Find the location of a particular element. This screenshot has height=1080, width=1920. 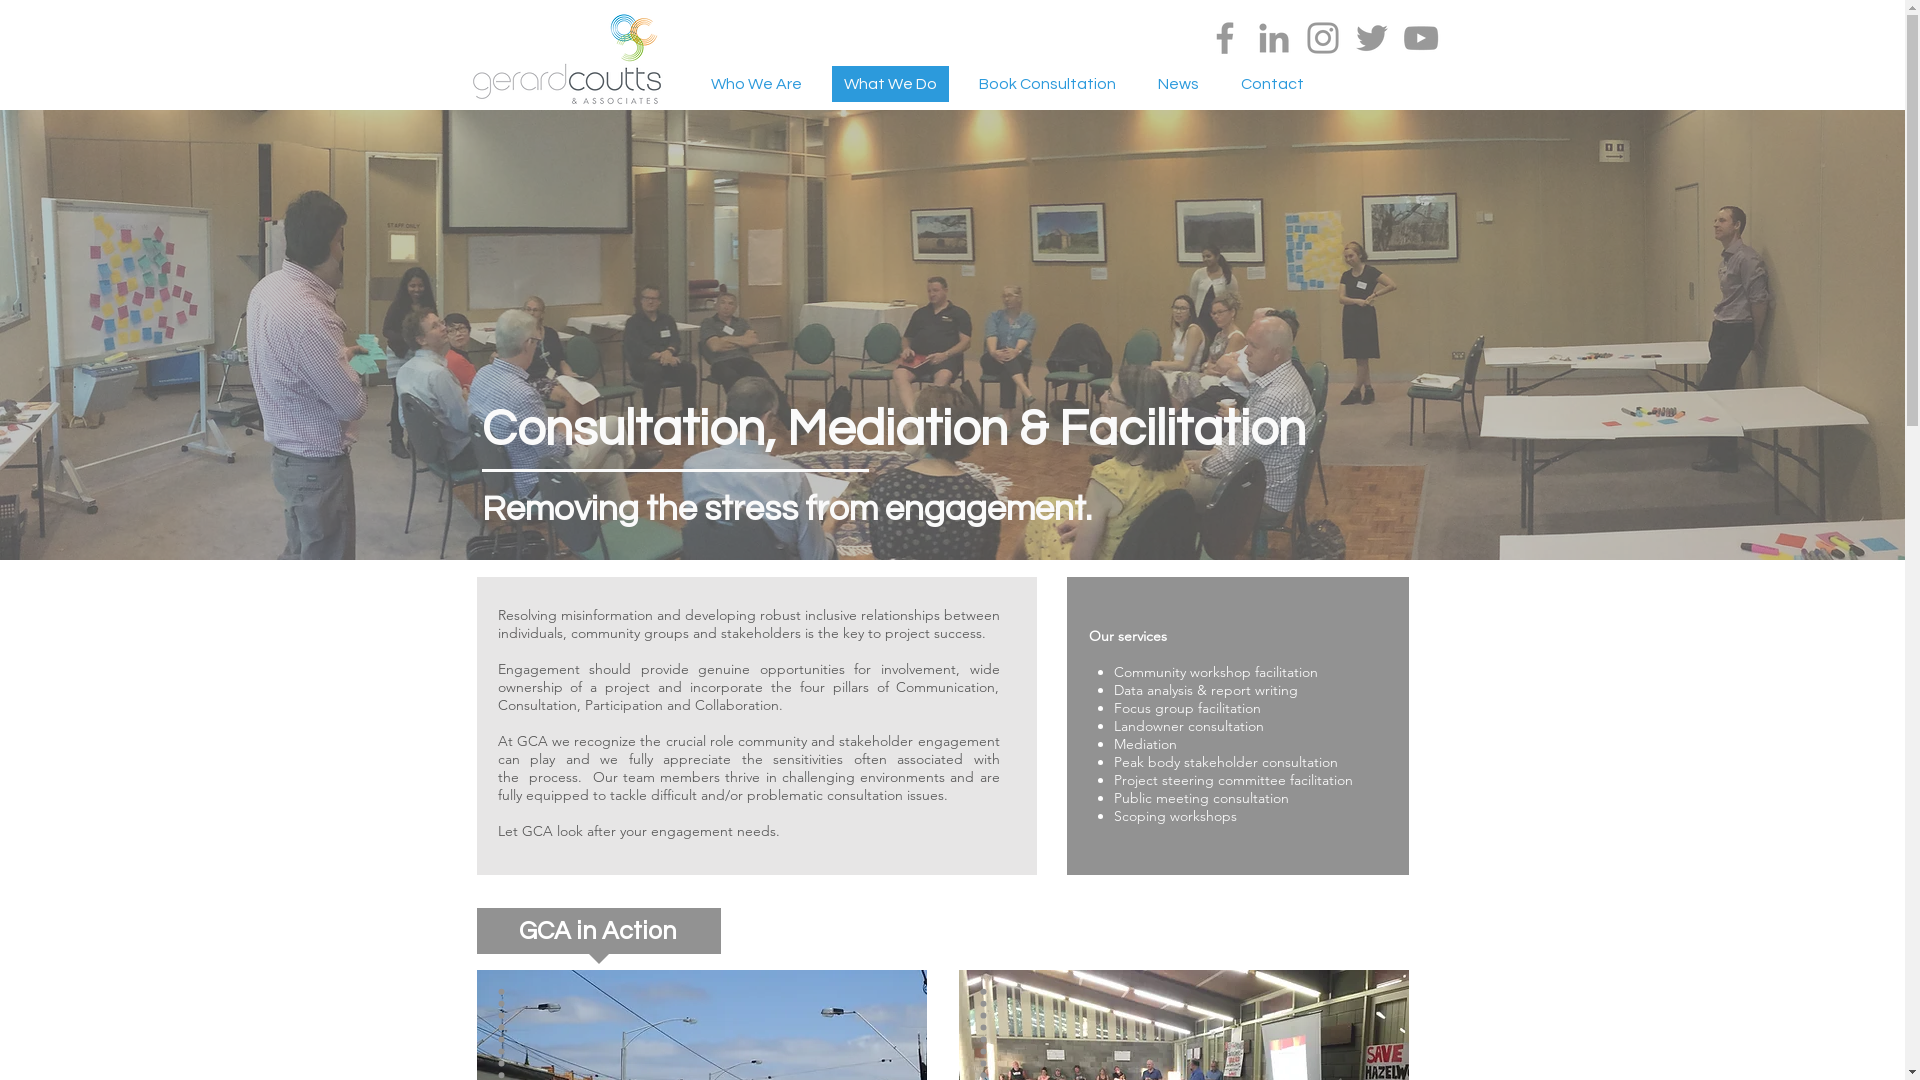

'News' is located at coordinates (1178, 83).